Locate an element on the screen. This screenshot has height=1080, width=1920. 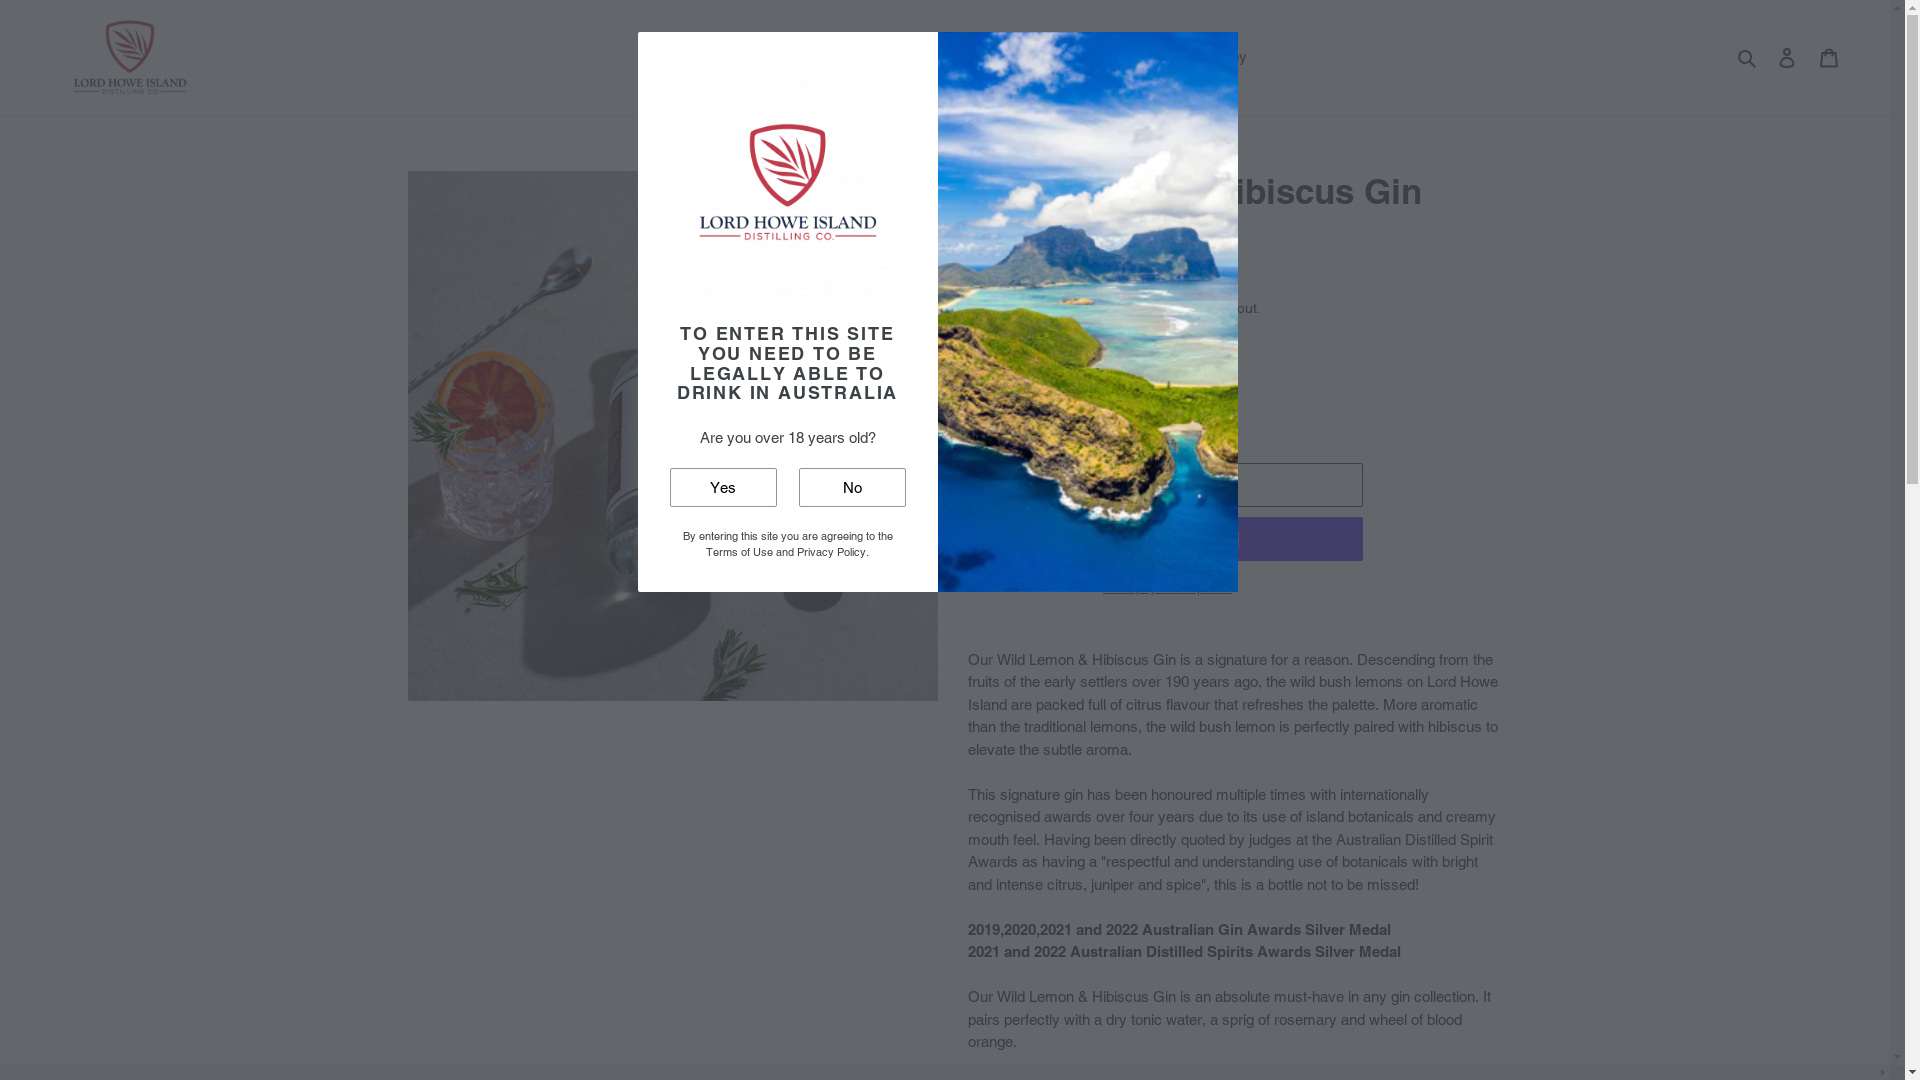
'Cart' is located at coordinates (1808, 56).